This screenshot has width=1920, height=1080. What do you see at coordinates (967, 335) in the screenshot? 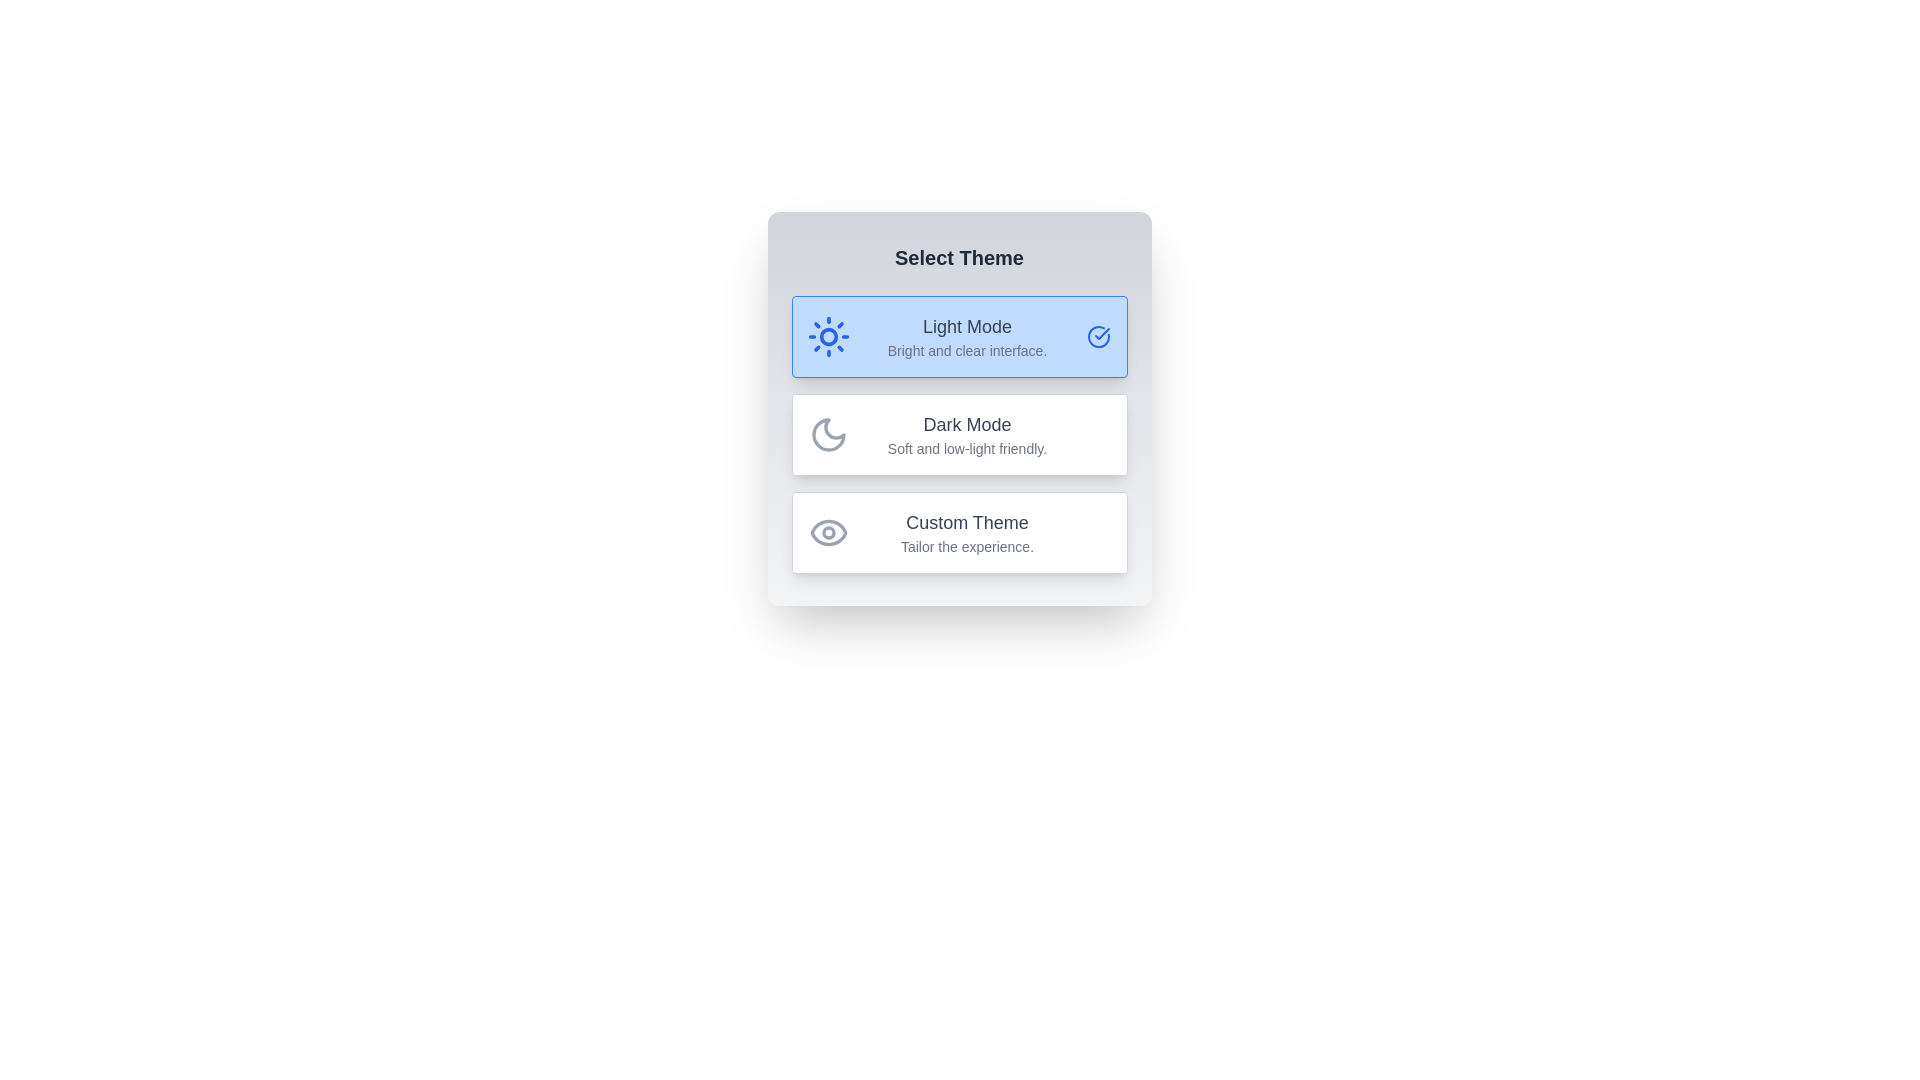
I see `the text block that describes the 'Light Mode' theme option` at bounding box center [967, 335].